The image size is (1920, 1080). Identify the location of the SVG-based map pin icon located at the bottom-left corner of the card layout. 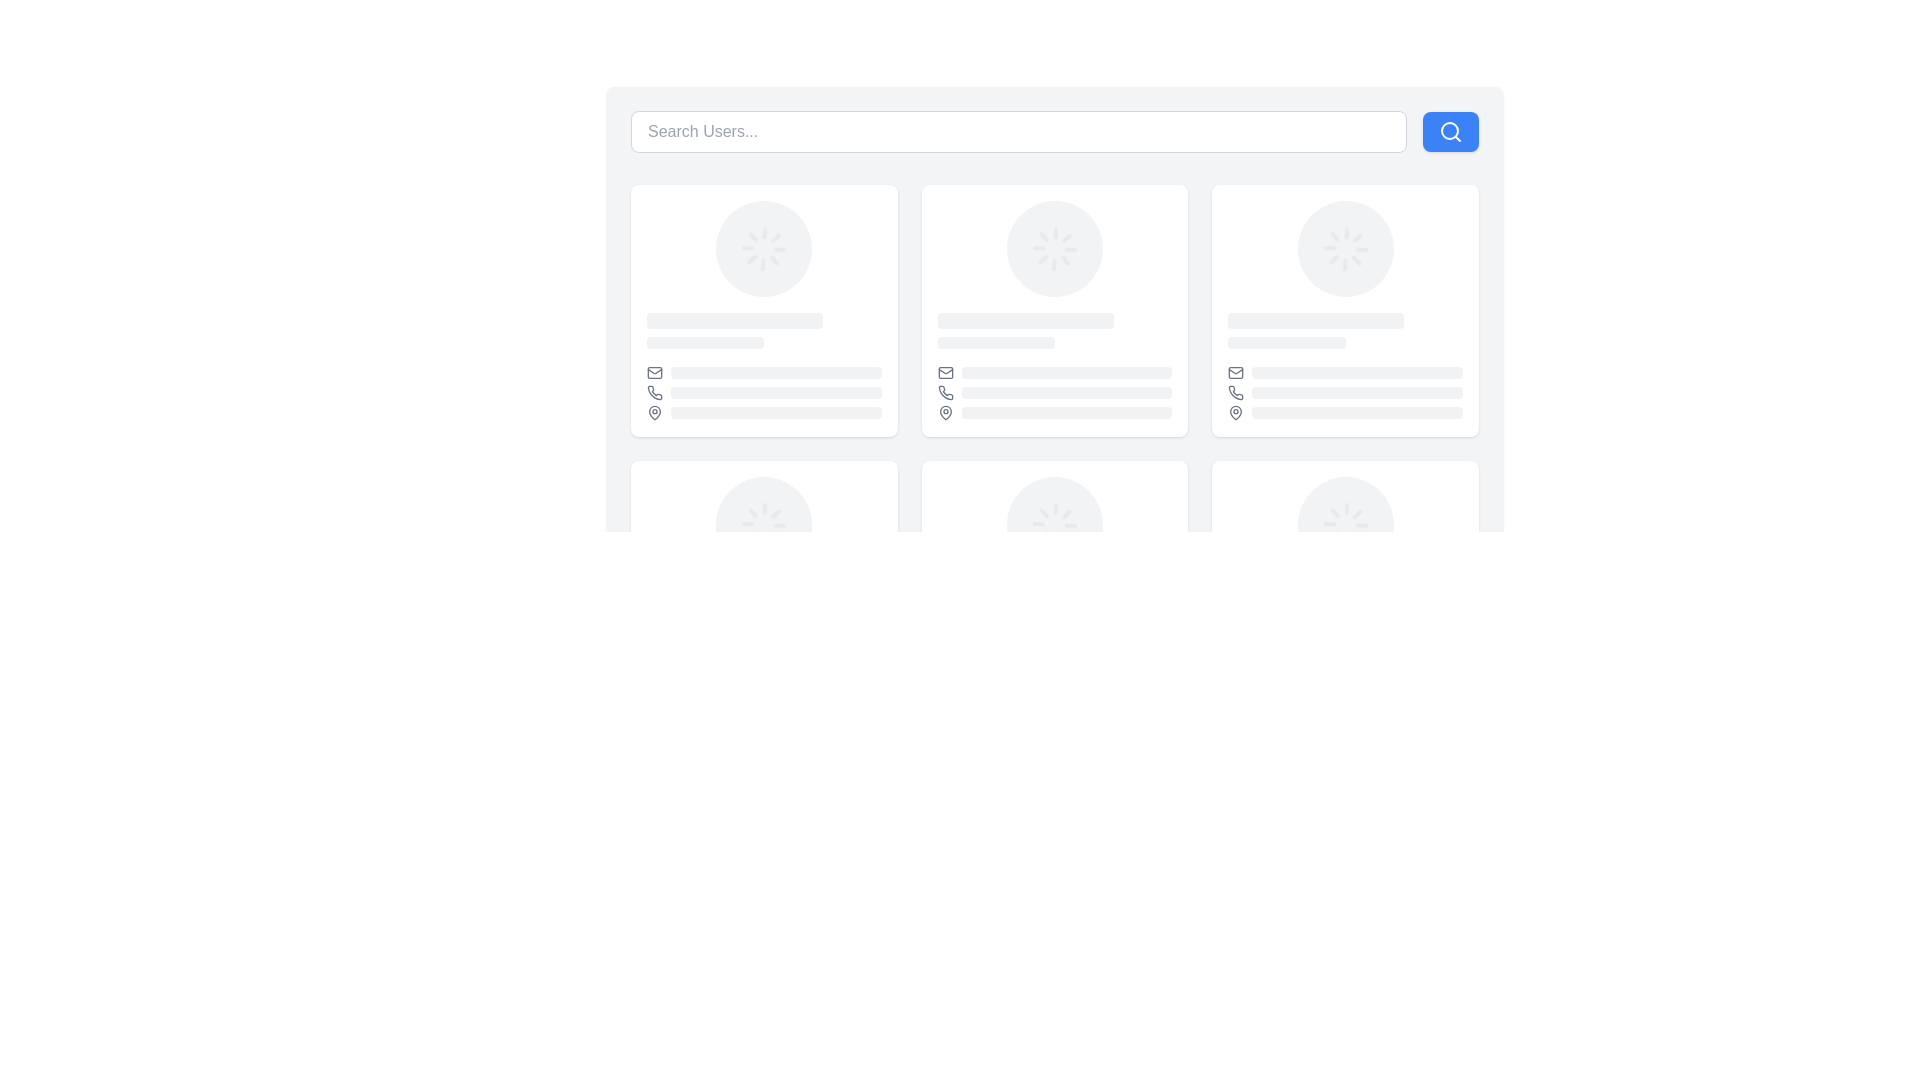
(654, 411).